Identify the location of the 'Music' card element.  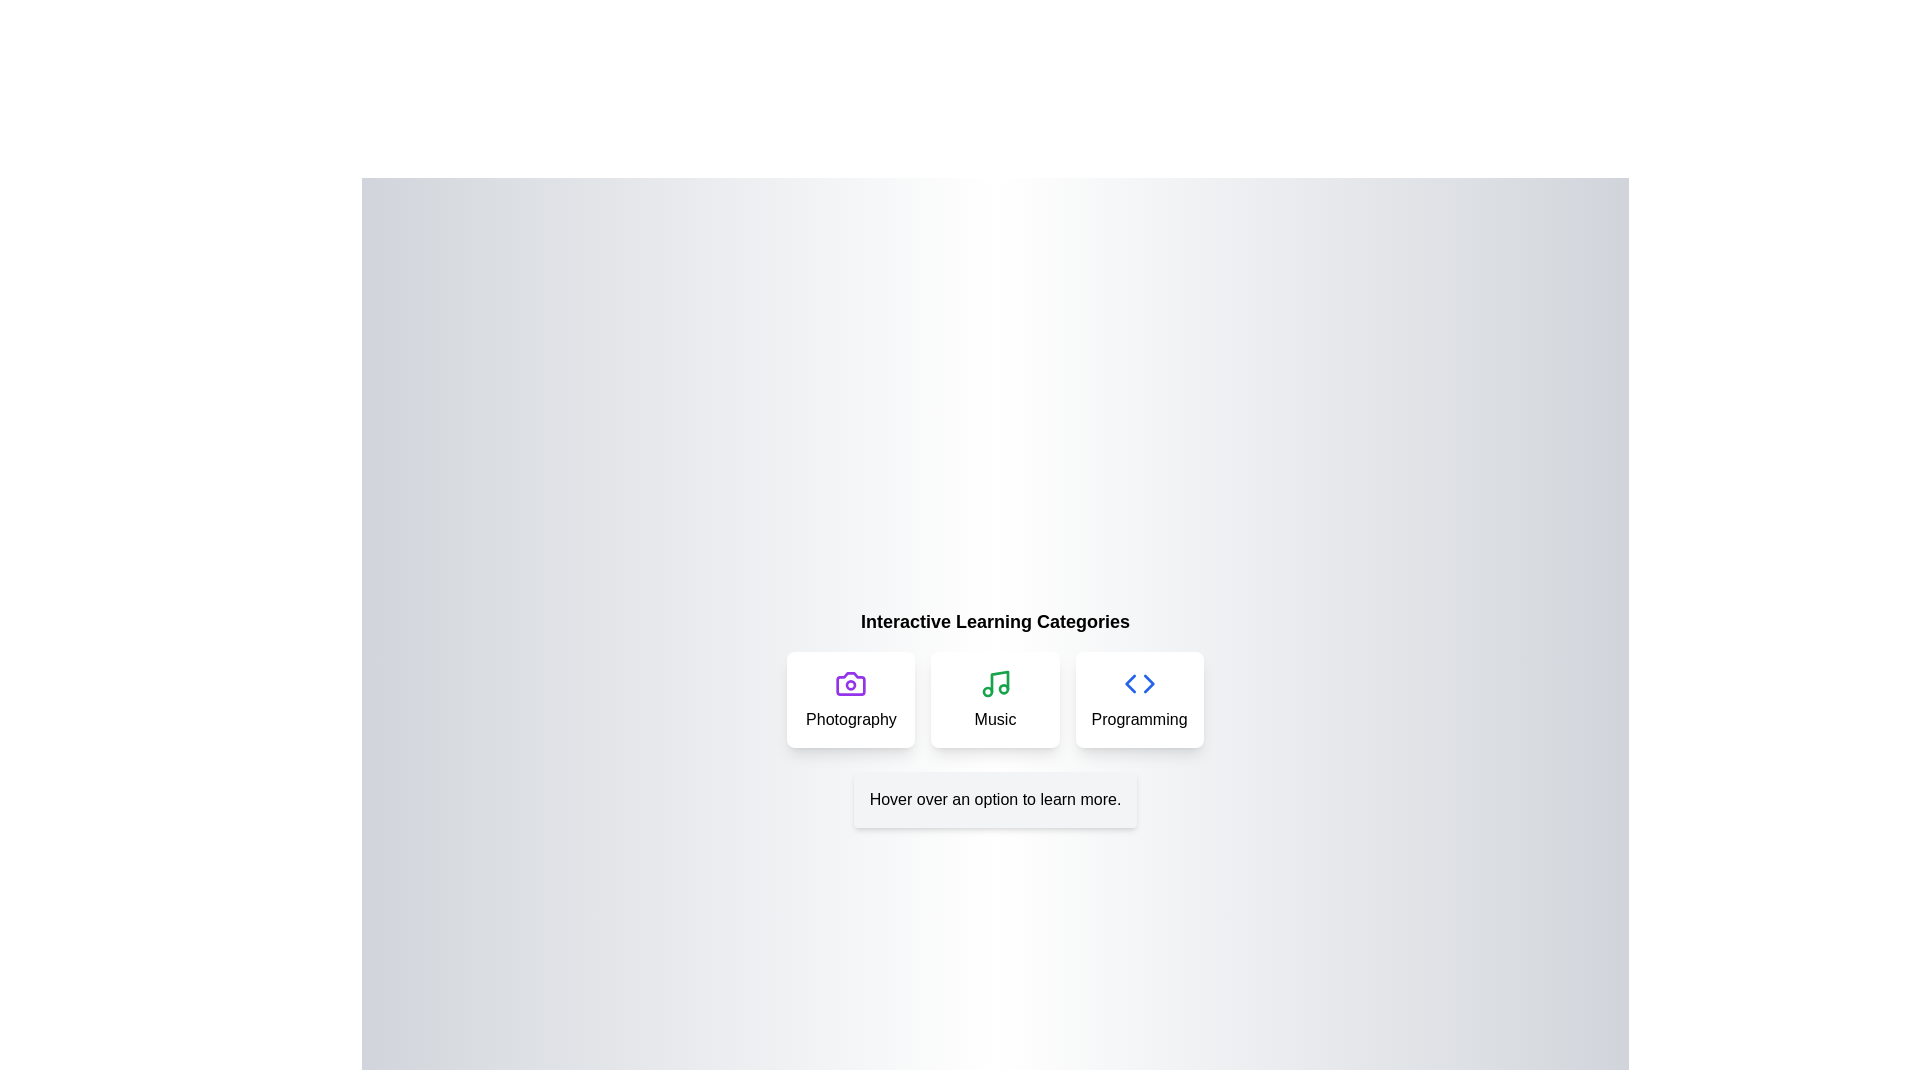
(995, 698).